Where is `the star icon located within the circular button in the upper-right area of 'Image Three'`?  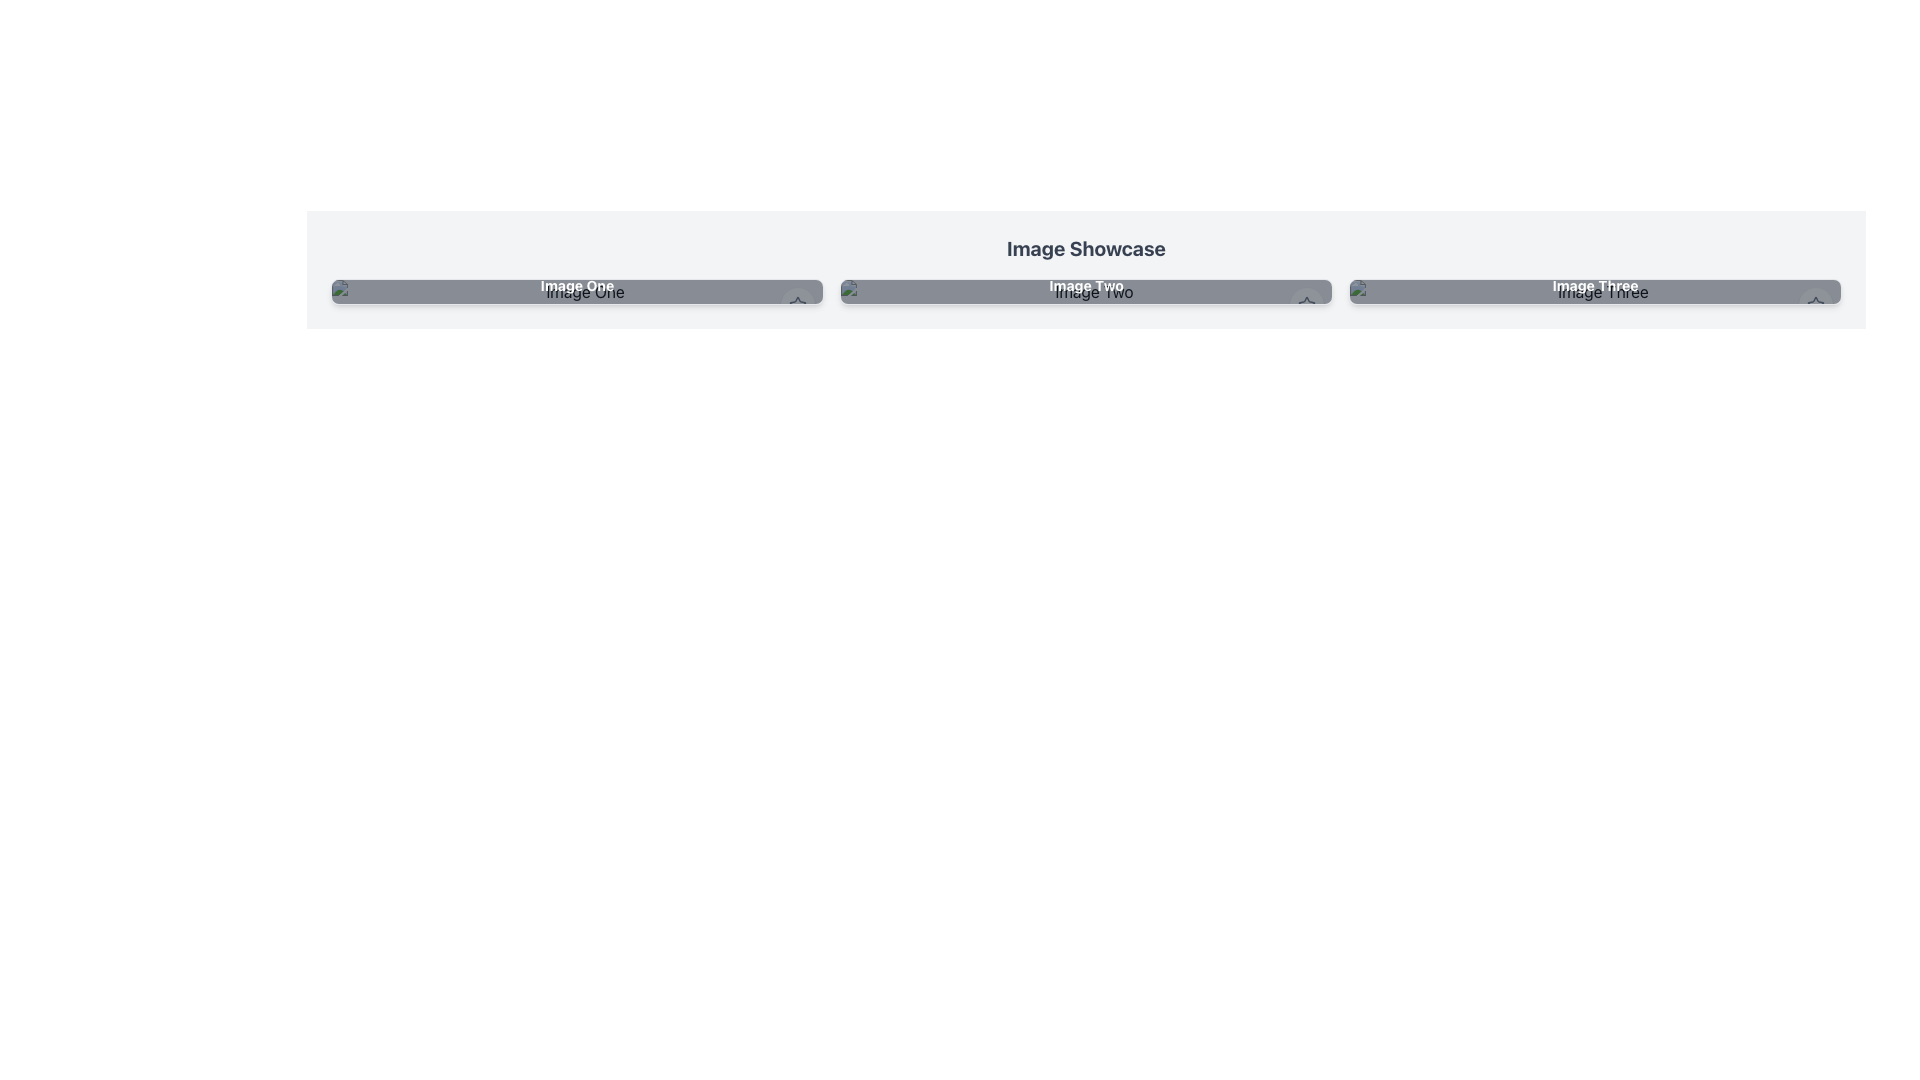 the star icon located within the circular button in the upper-right area of 'Image Three' is located at coordinates (1815, 304).